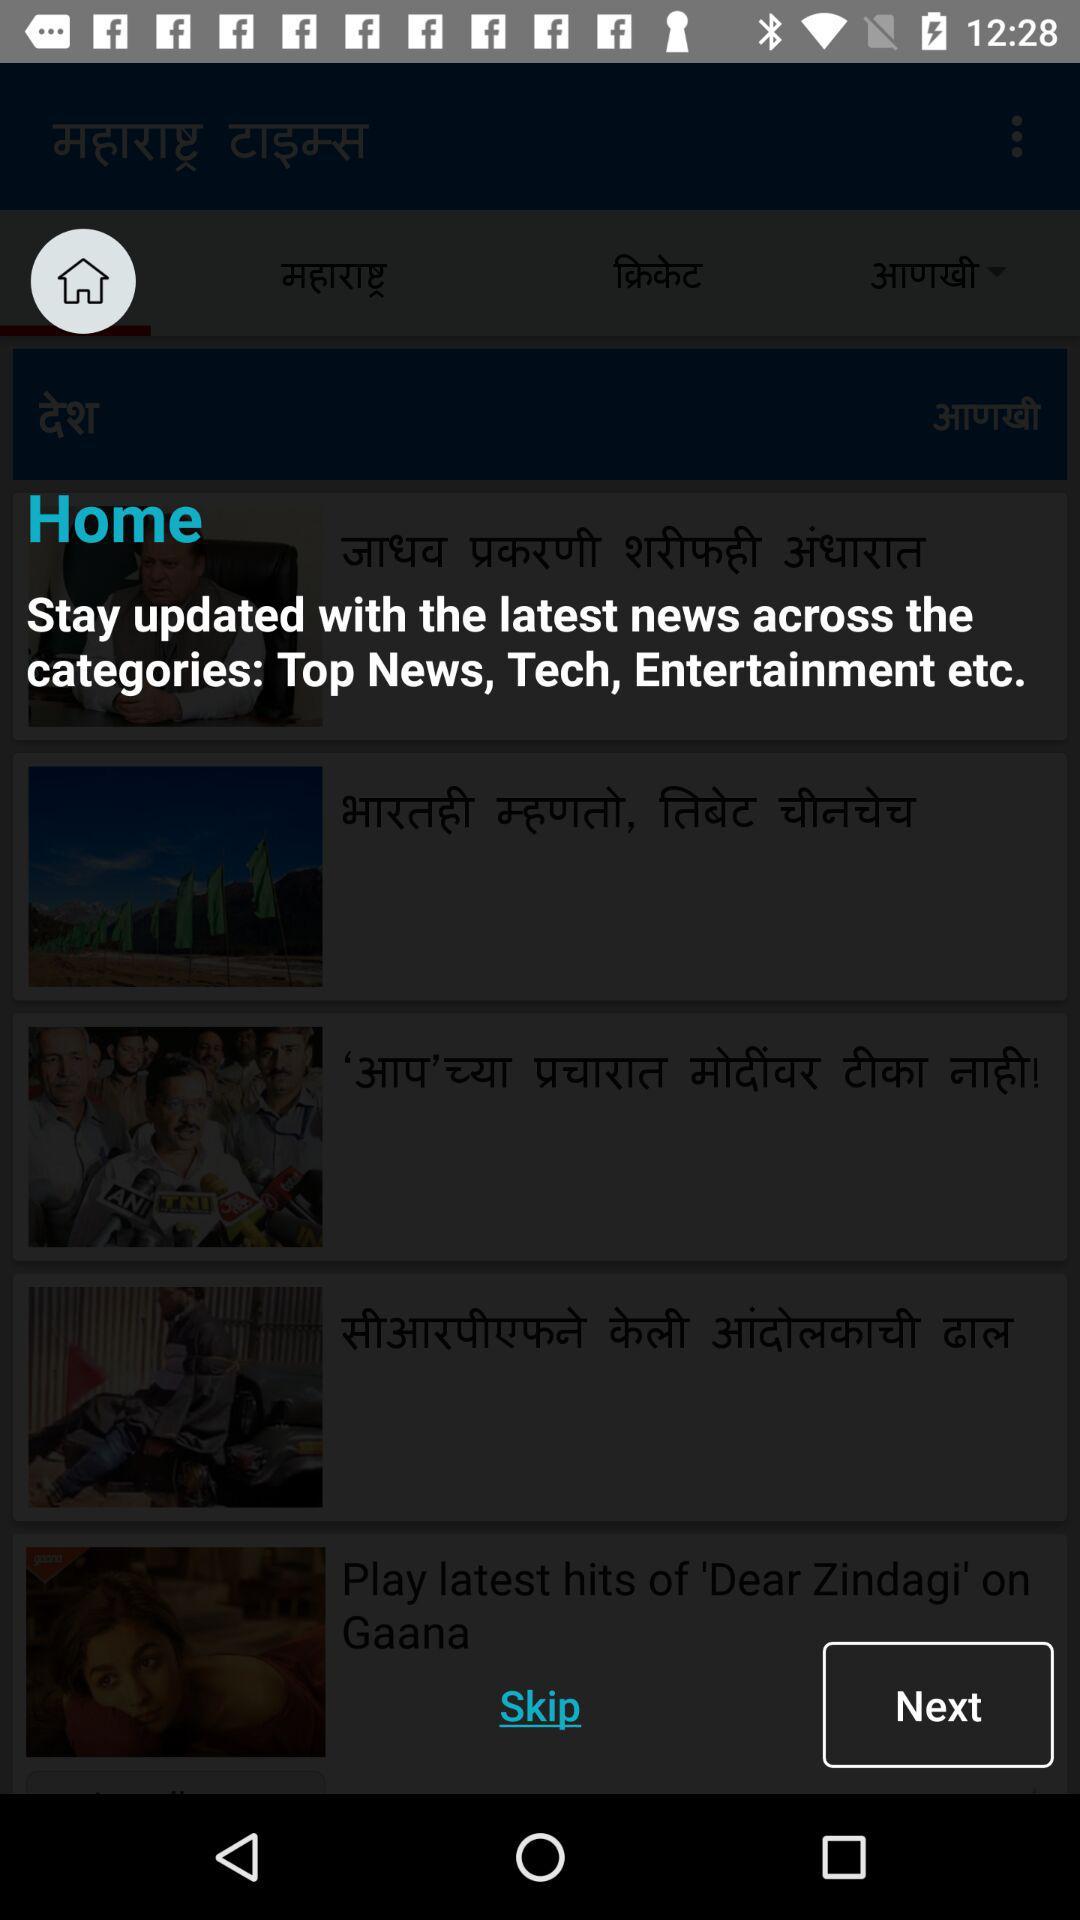  Describe the element at coordinates (82, 280) in the screenshot. I see `click home menu` at that location.